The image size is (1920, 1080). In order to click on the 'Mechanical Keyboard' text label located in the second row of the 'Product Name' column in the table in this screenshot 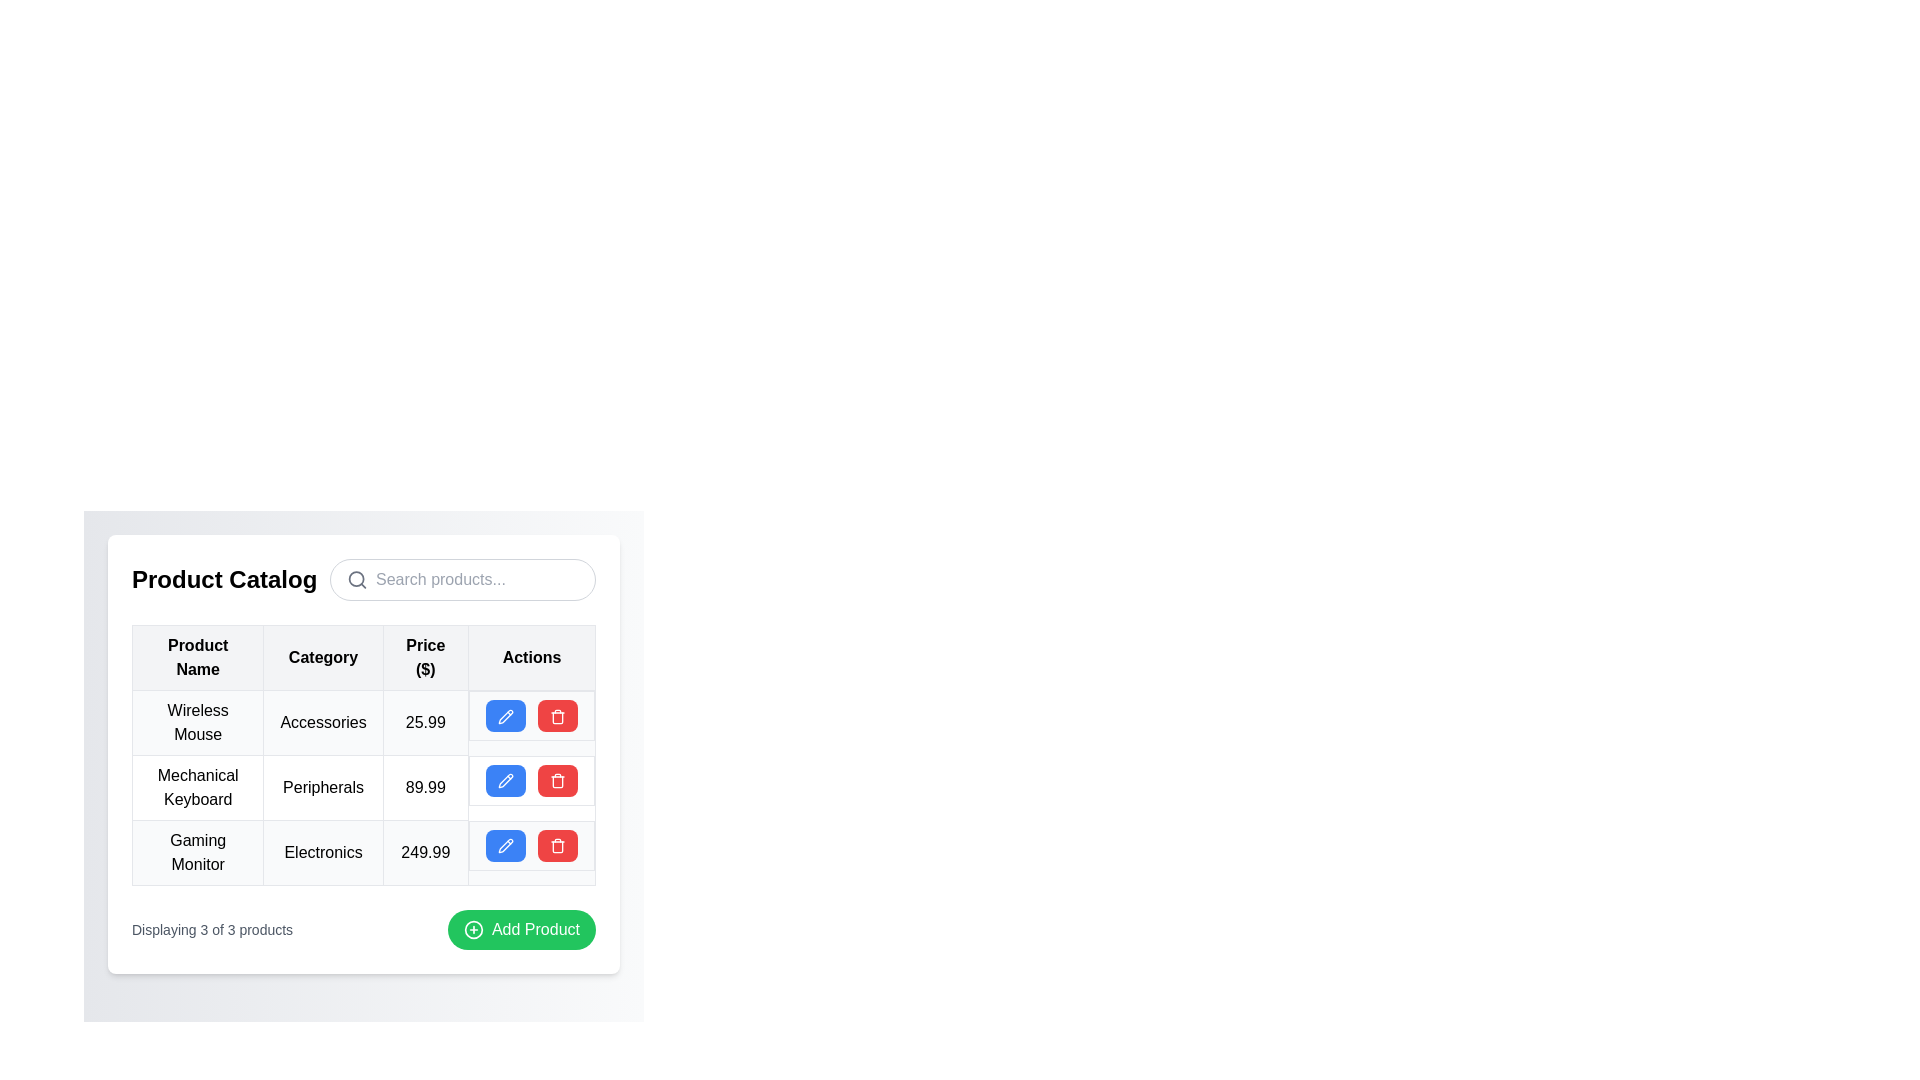, I will do `click(198, 786)`.